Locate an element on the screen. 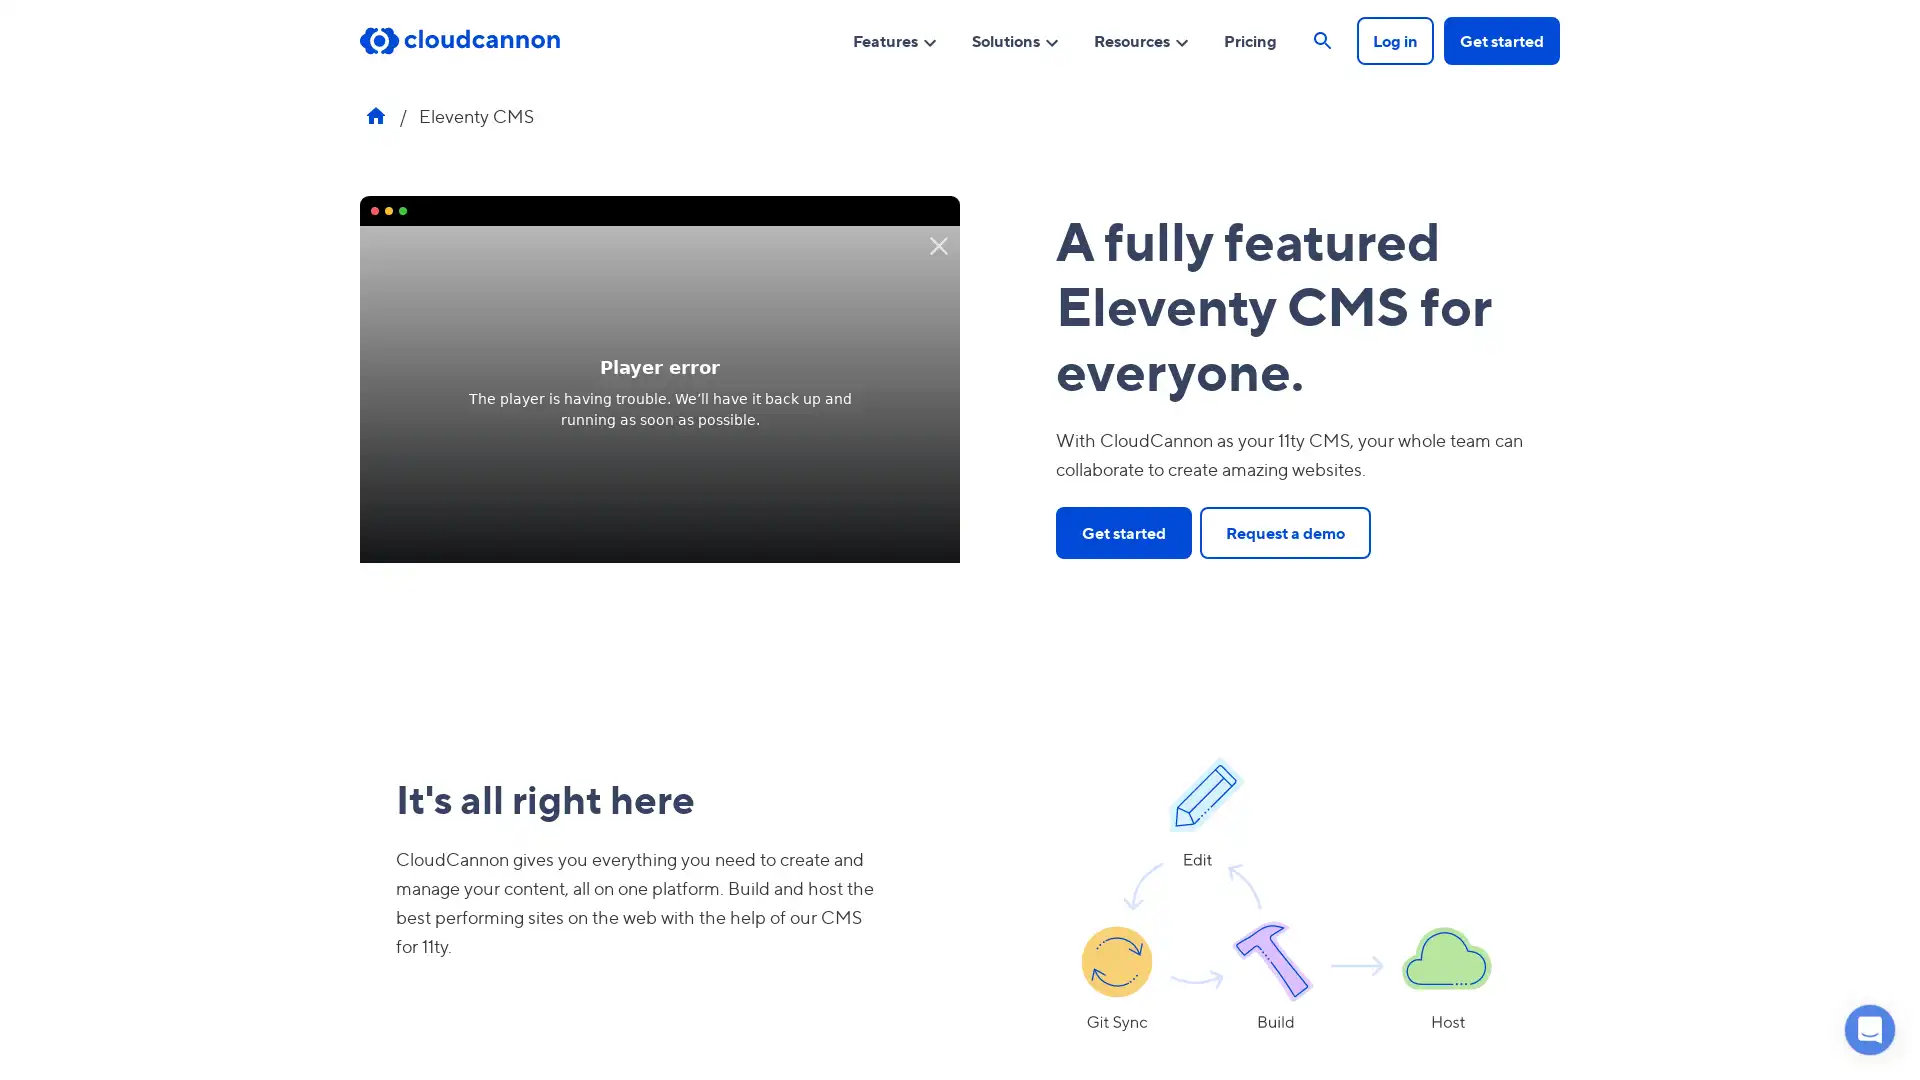  Features is located at coordinates (894, 39).